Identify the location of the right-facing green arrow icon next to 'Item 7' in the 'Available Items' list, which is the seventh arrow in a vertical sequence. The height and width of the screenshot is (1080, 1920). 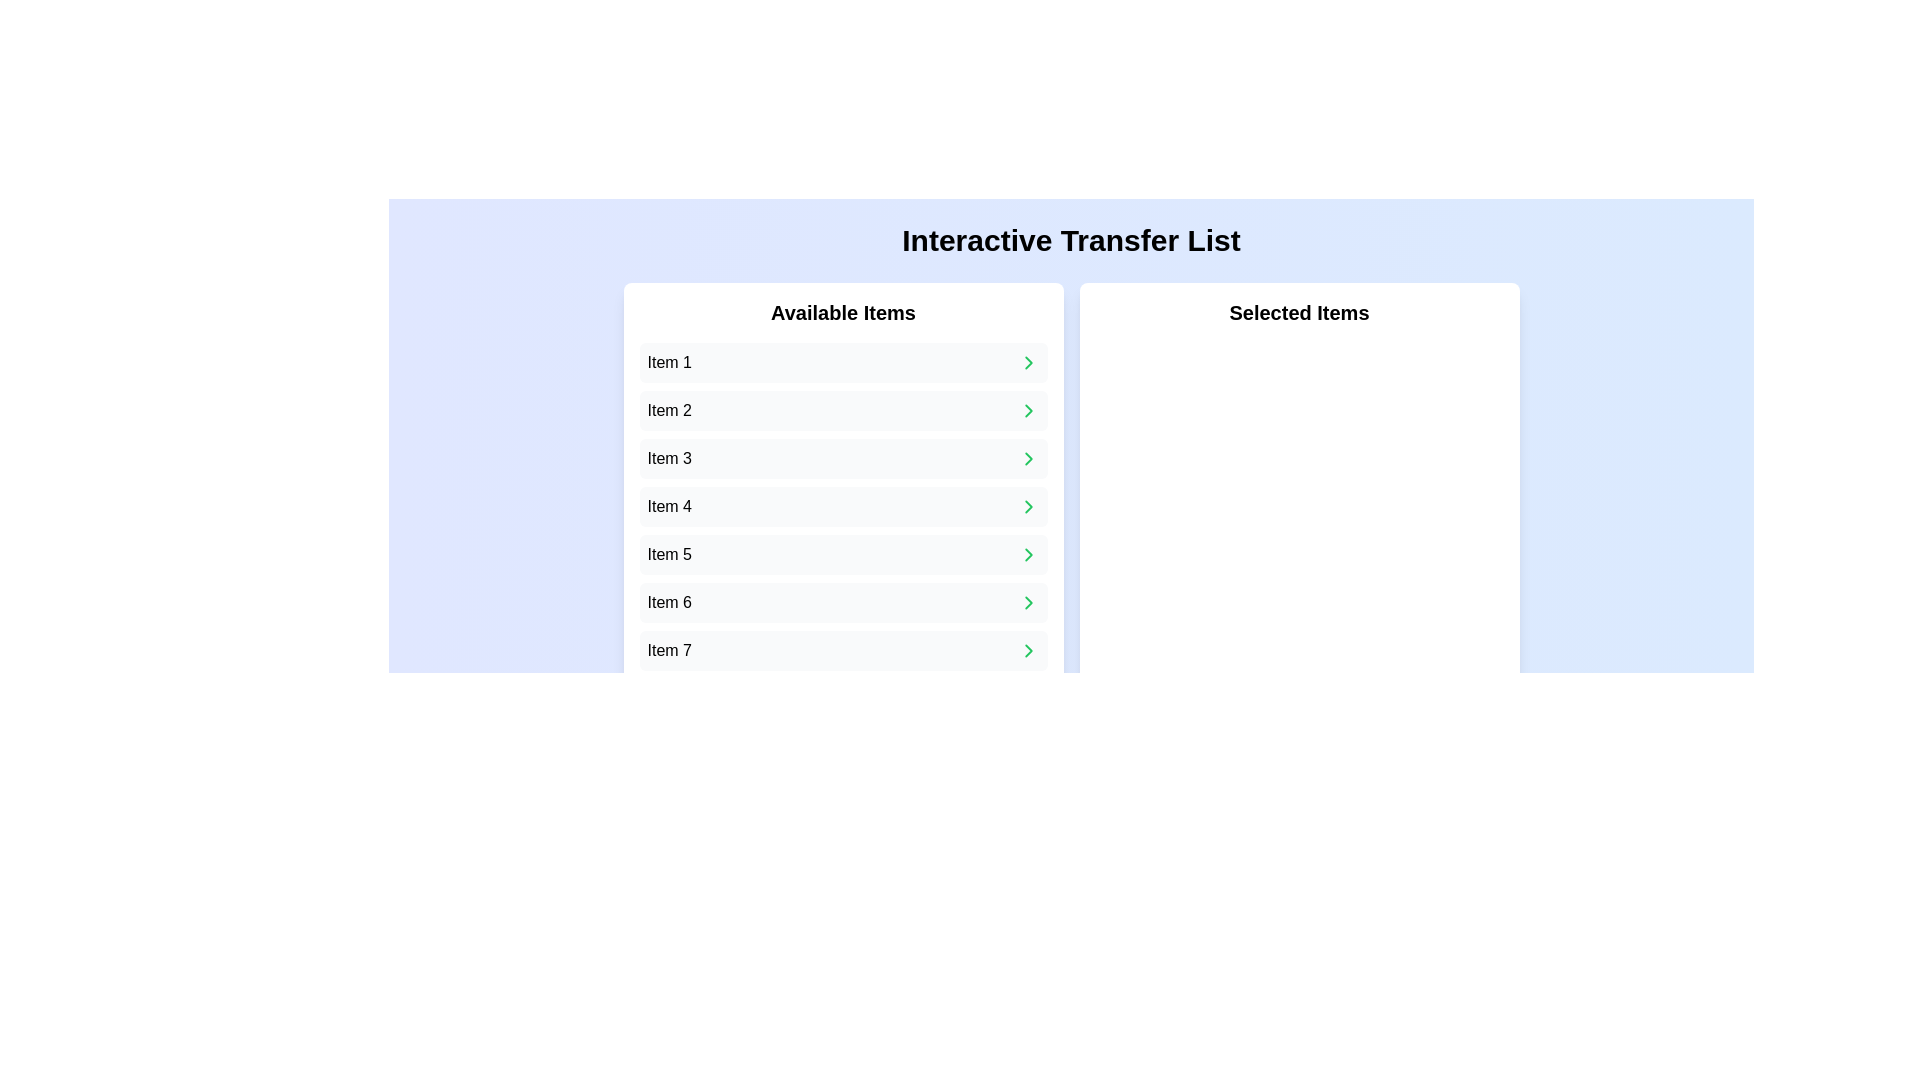
(1028, 651).